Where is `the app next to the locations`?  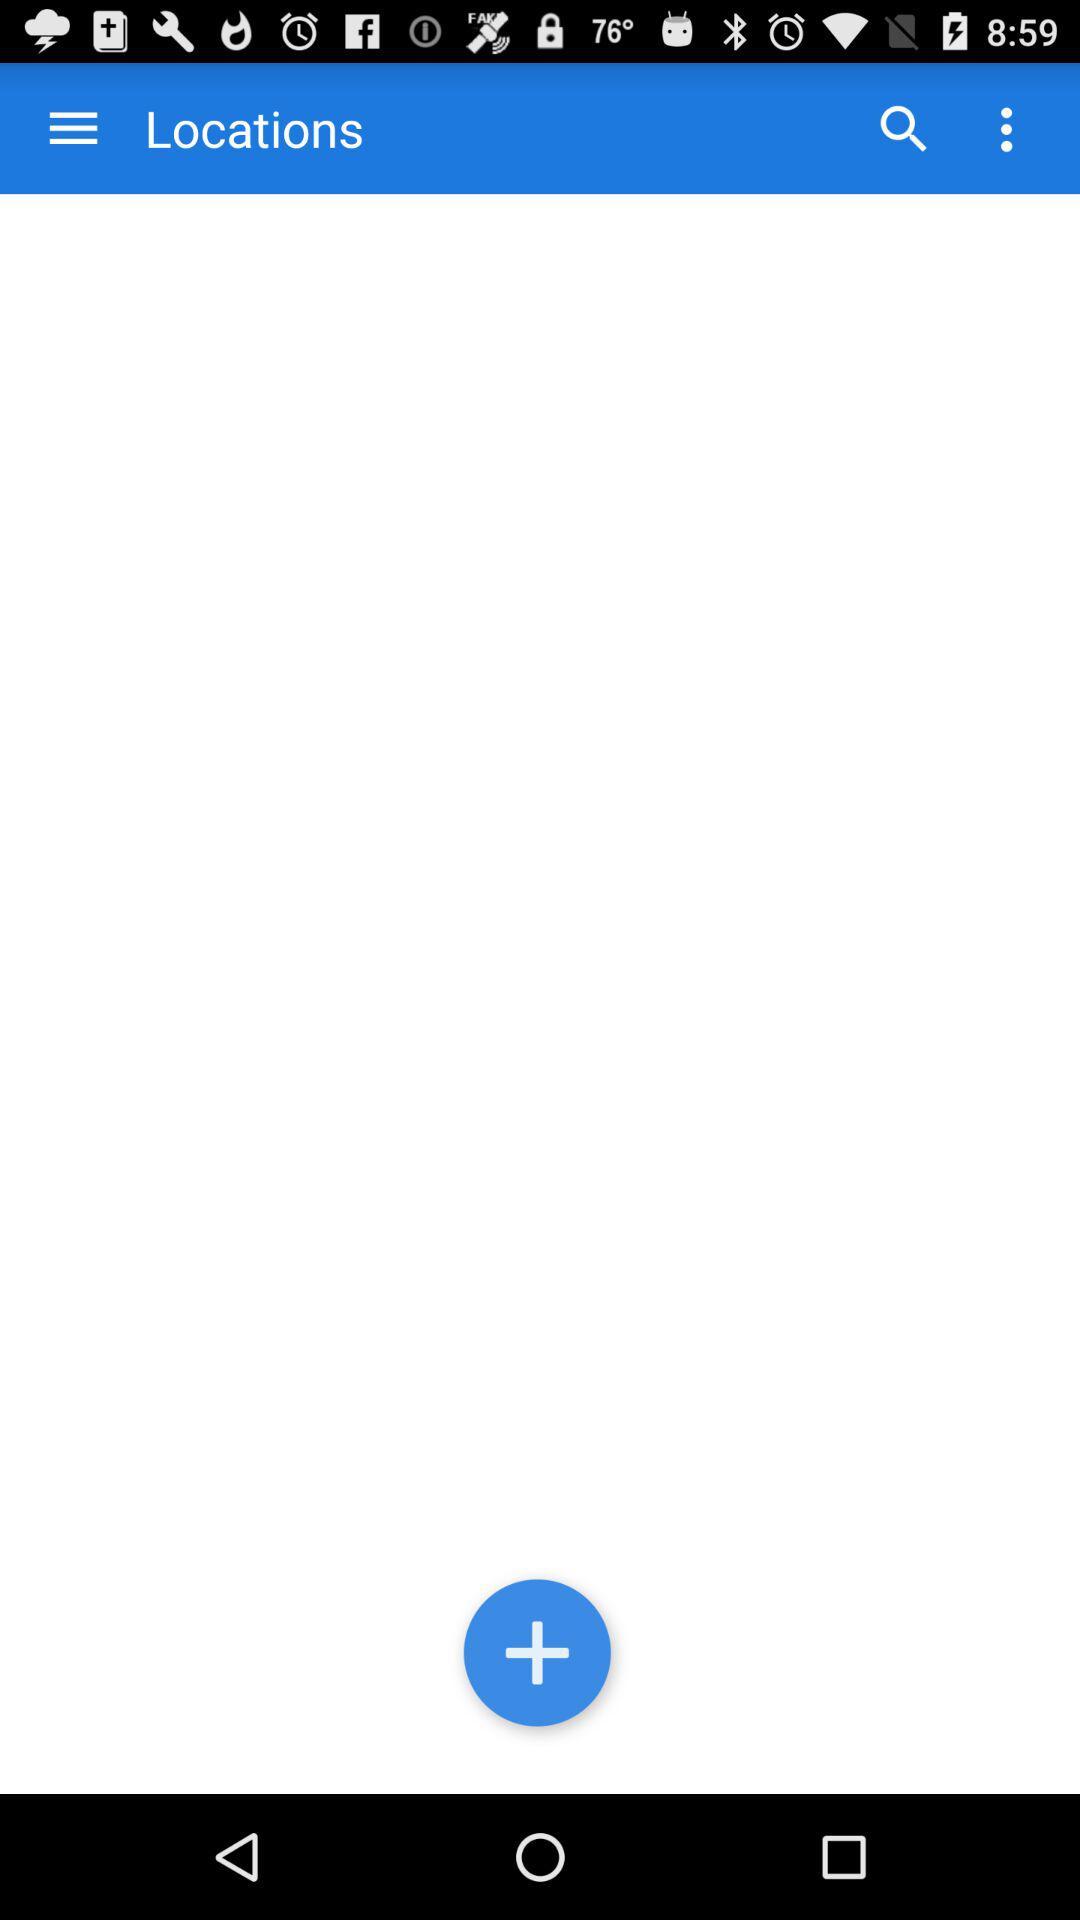
the app next to the locations is located at coordinates (72, 127).